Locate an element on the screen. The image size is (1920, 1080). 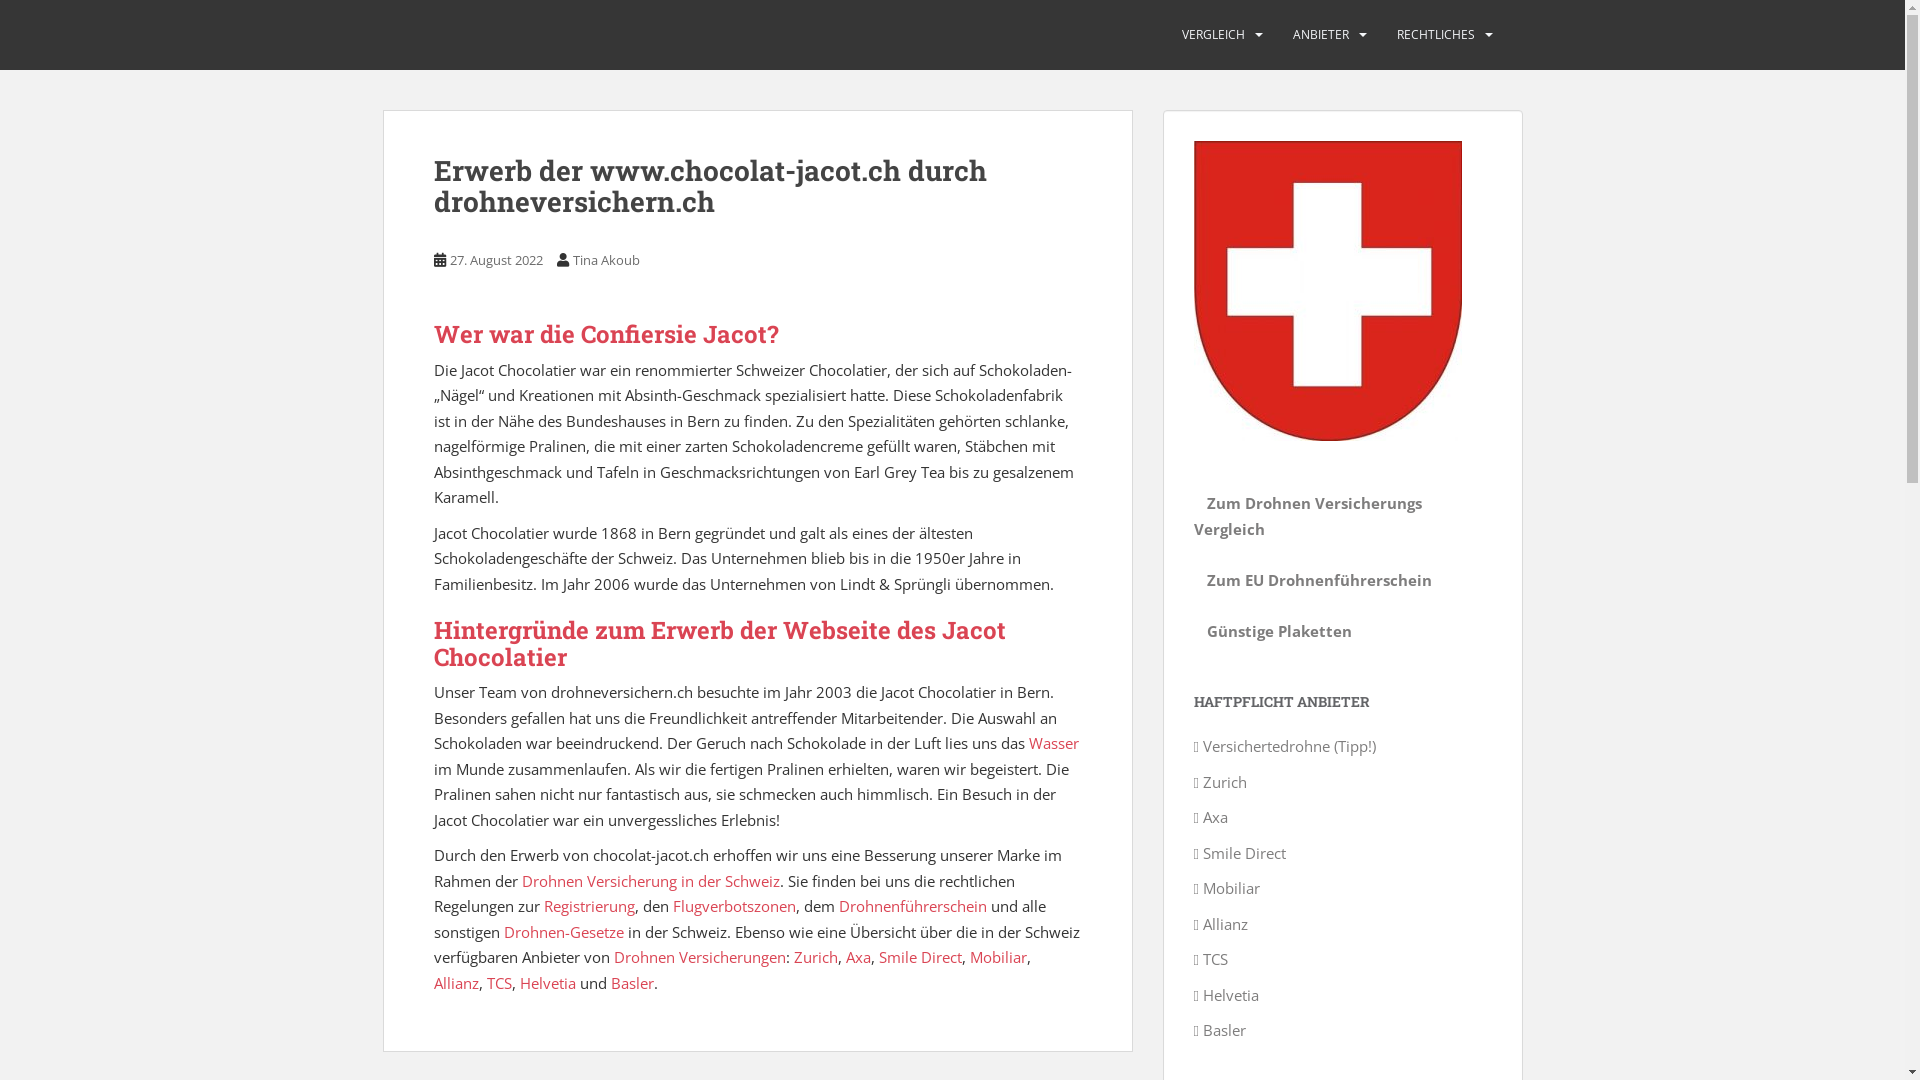
'ANBIETER' is located at coordinates (1320, 34).